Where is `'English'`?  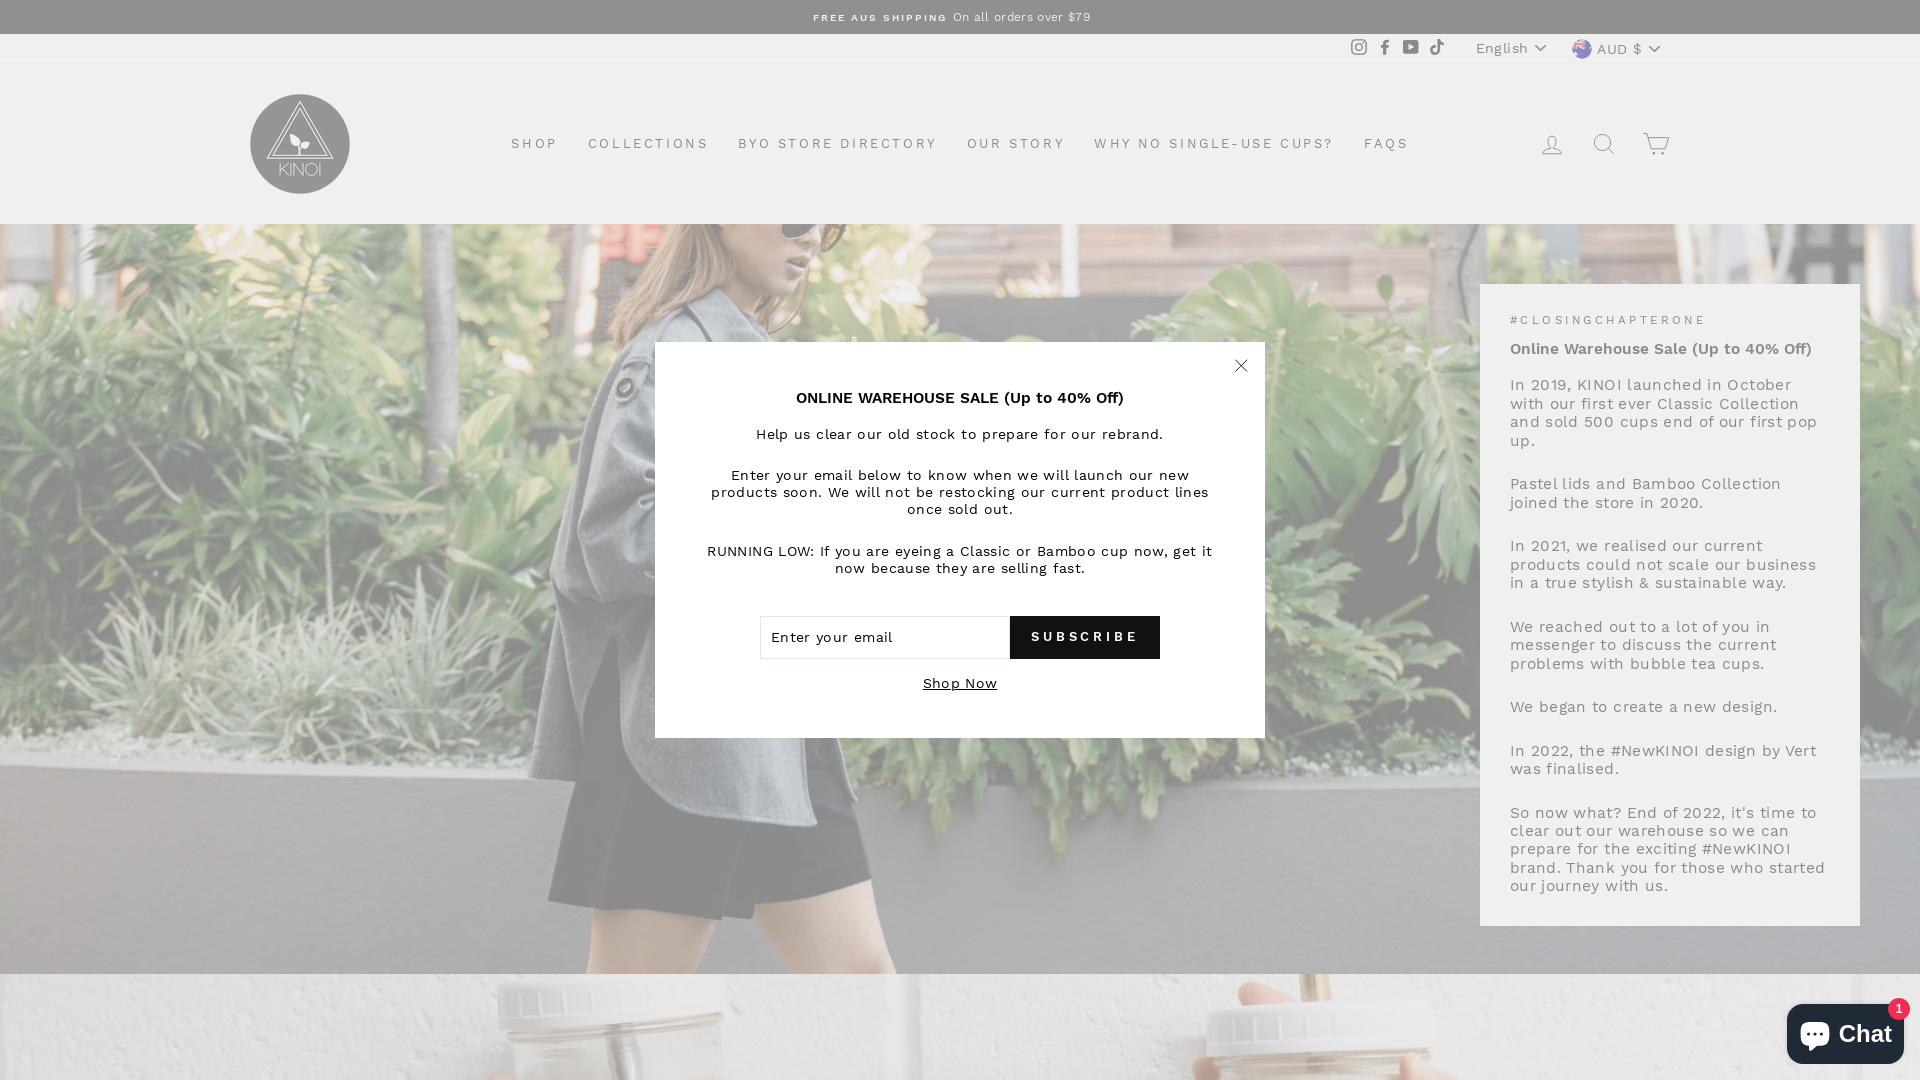 'English' is located at coordinates (1469, 46).